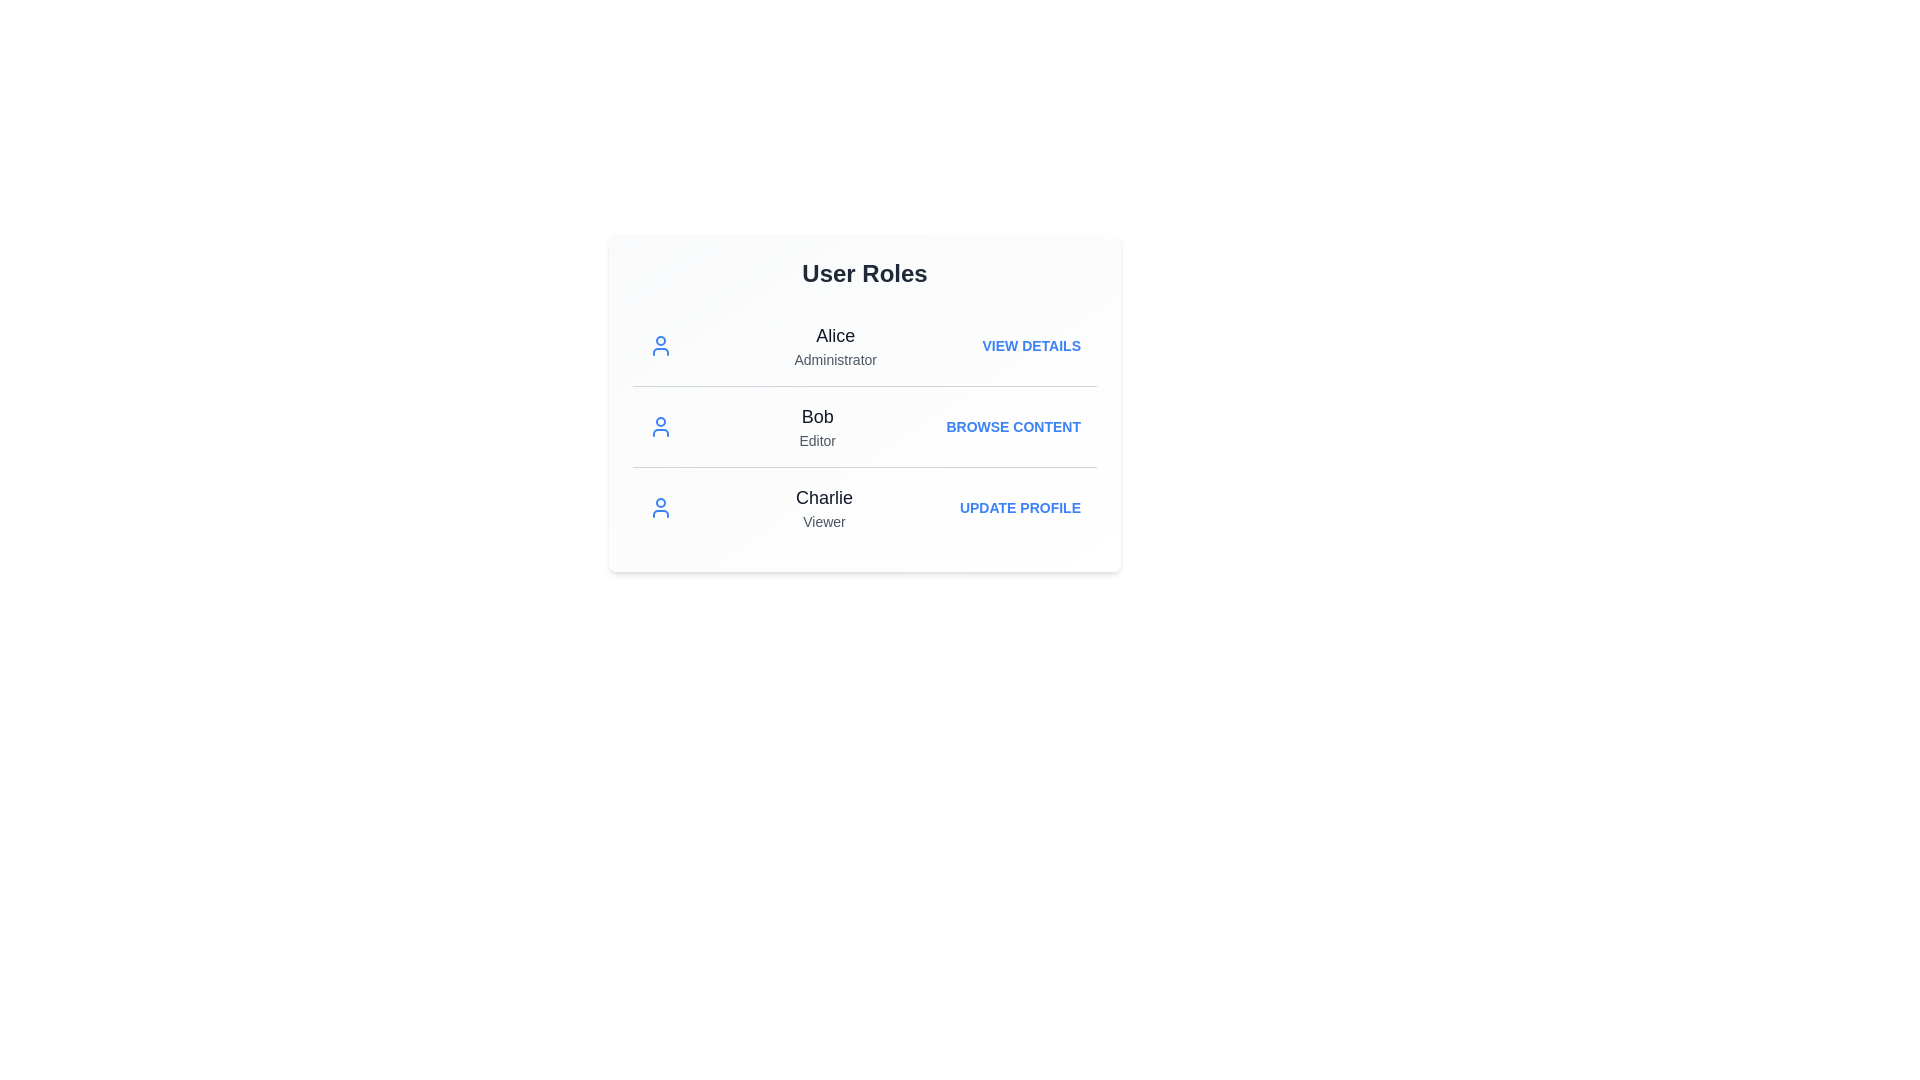 The image size is (1920, 1080). What do you see at coordinates (661, 345) in the screenshot?
I see `the user profile icon for 'Alice', which is located to the far-left side of the entry next to the user's name and role information` at bounding box center [661, 345].